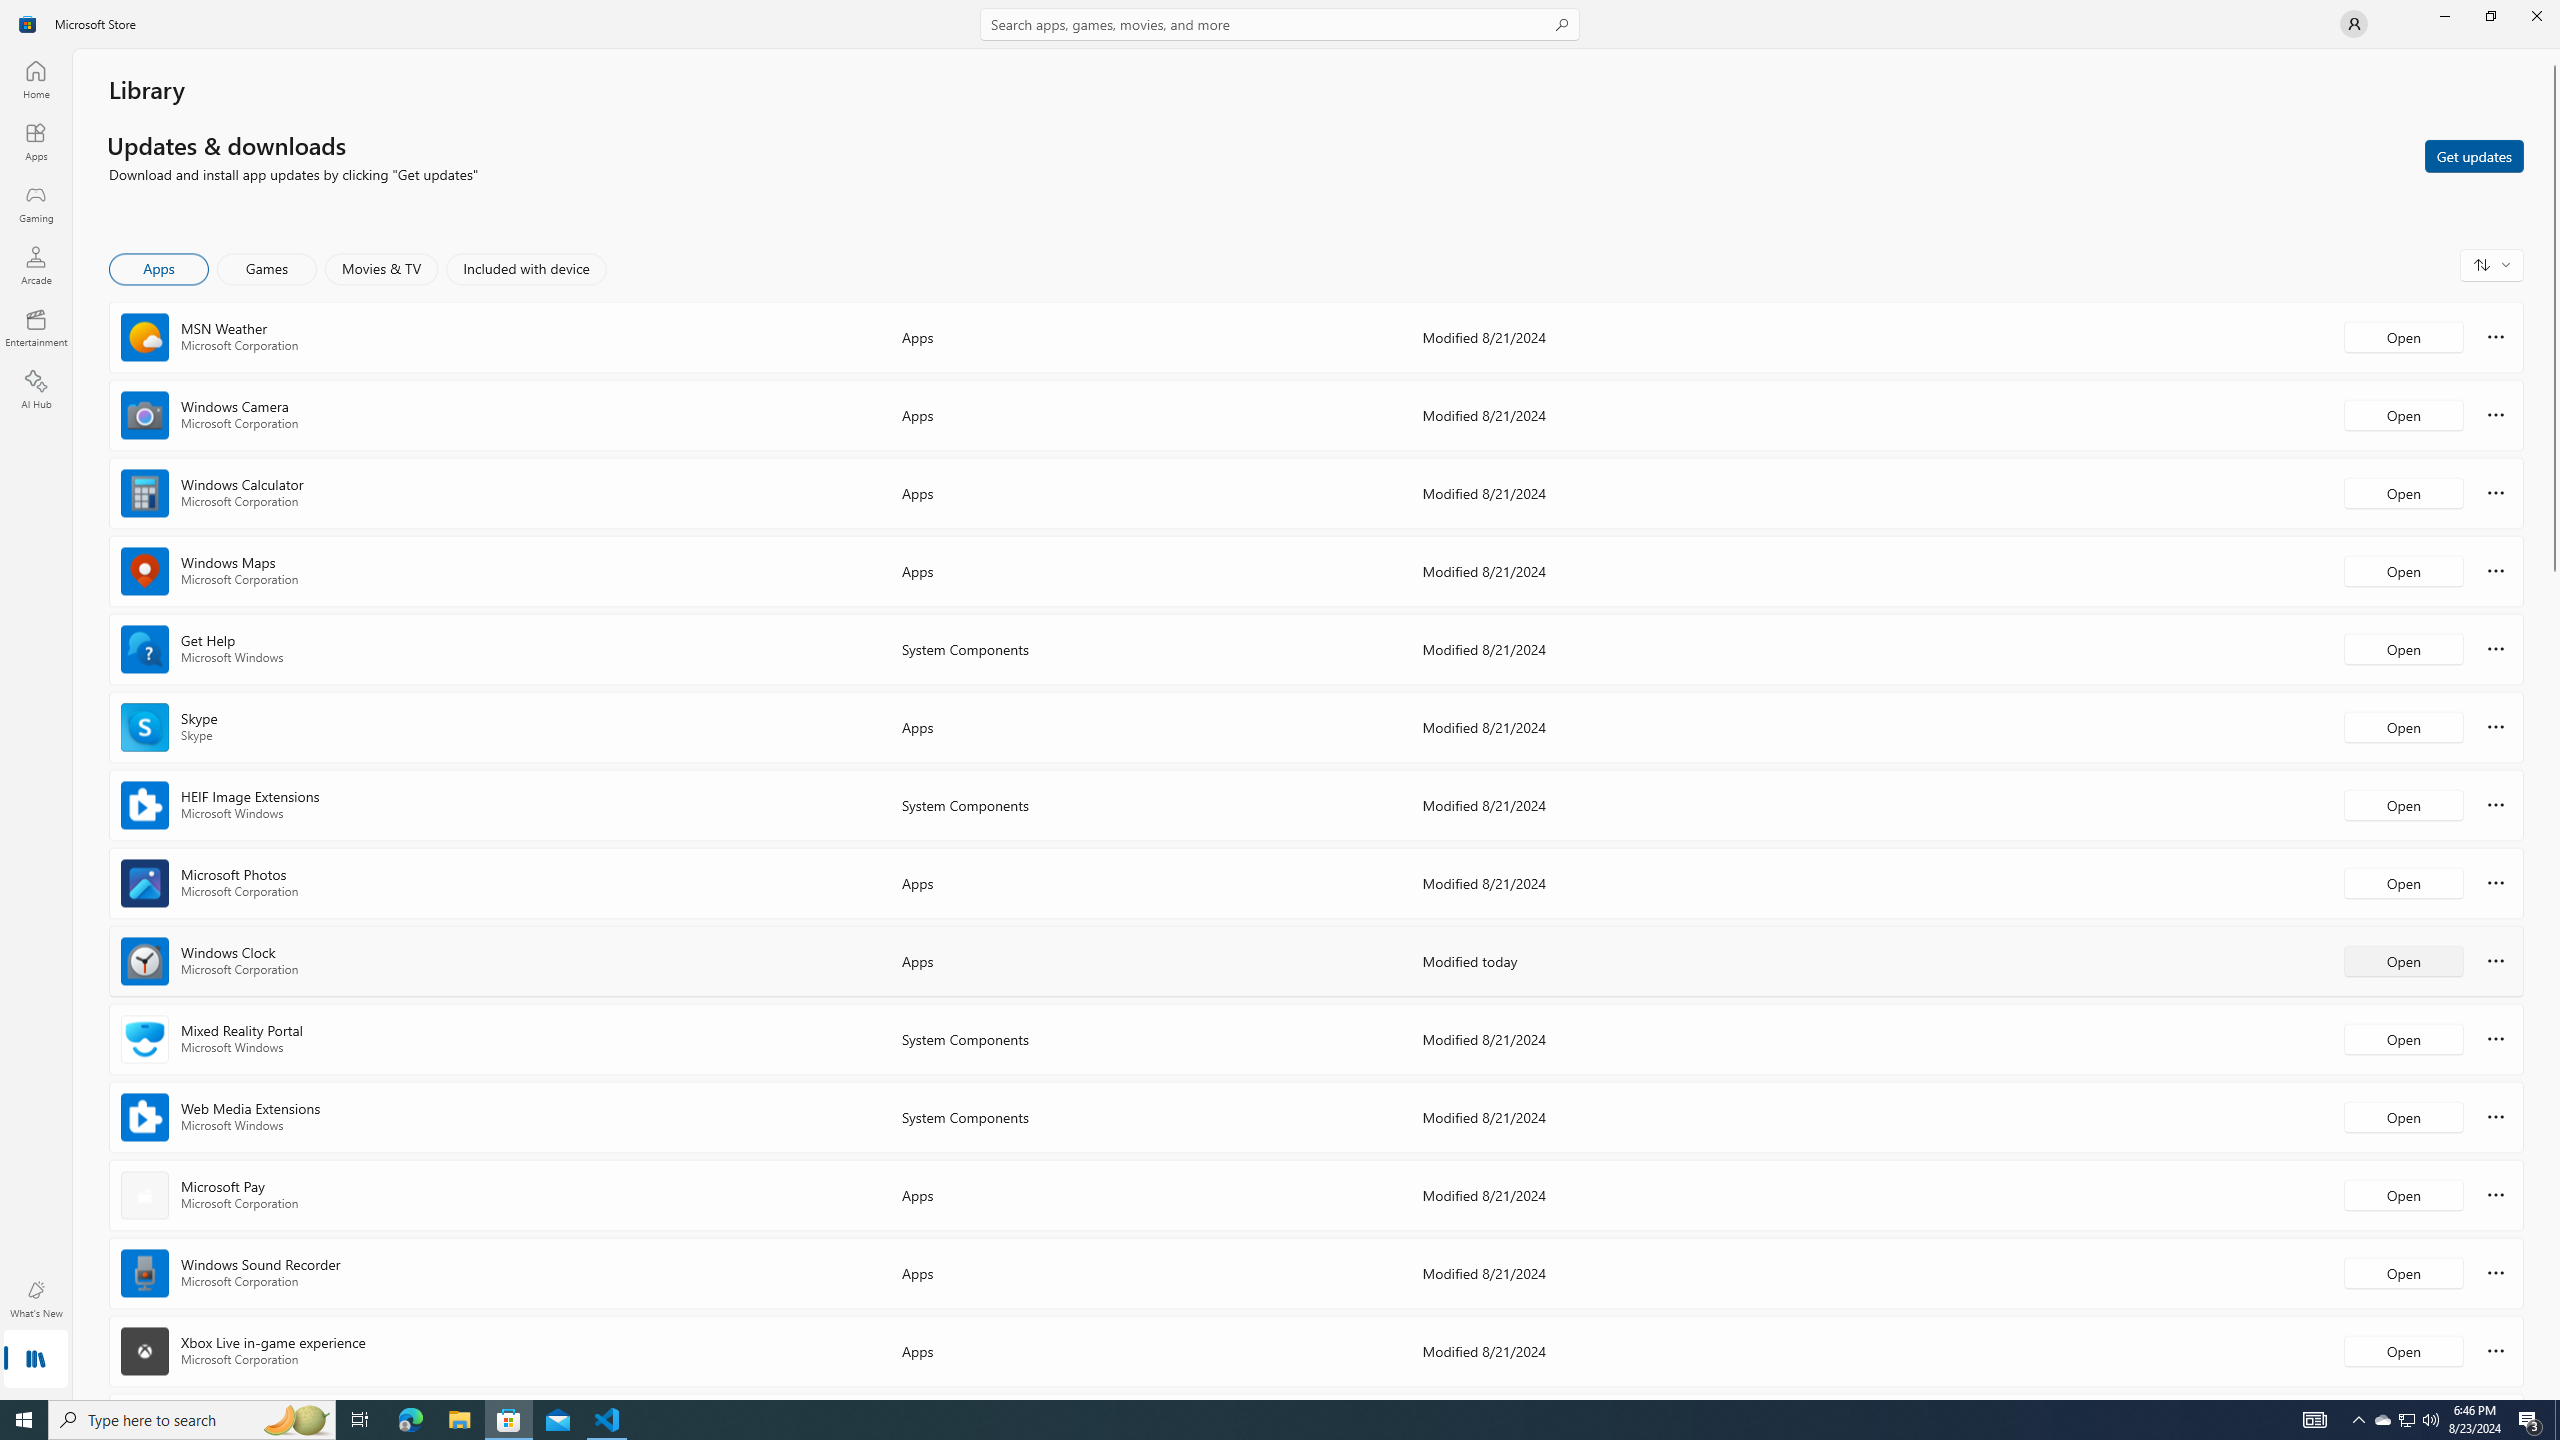  I want to click on 'Apps', so click(34, 141).